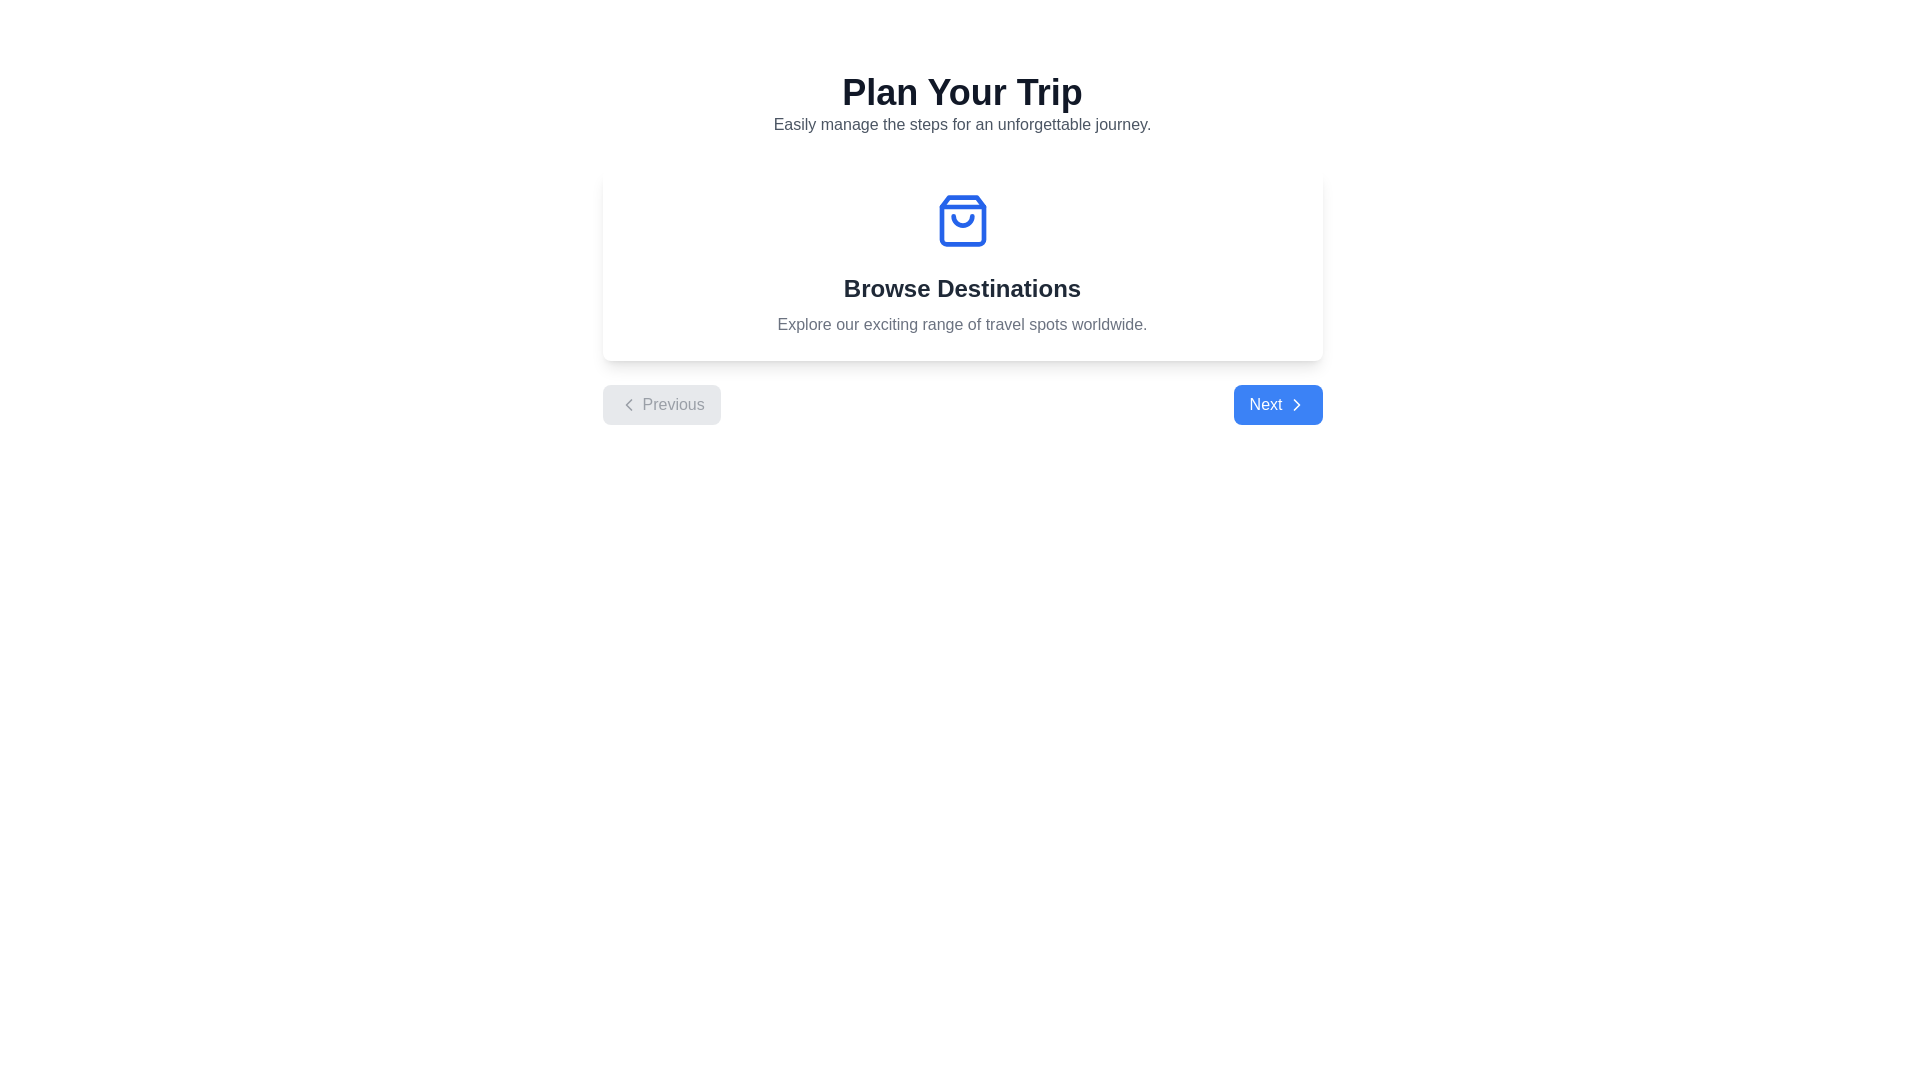 This screenshot has height=1080, width=1920. Describe the element at coordinates (962, 220) in the screenshot. I see `the blue shopping bag icon, which is centrally positioned above the 'Browse Destinations' heading` at that location.